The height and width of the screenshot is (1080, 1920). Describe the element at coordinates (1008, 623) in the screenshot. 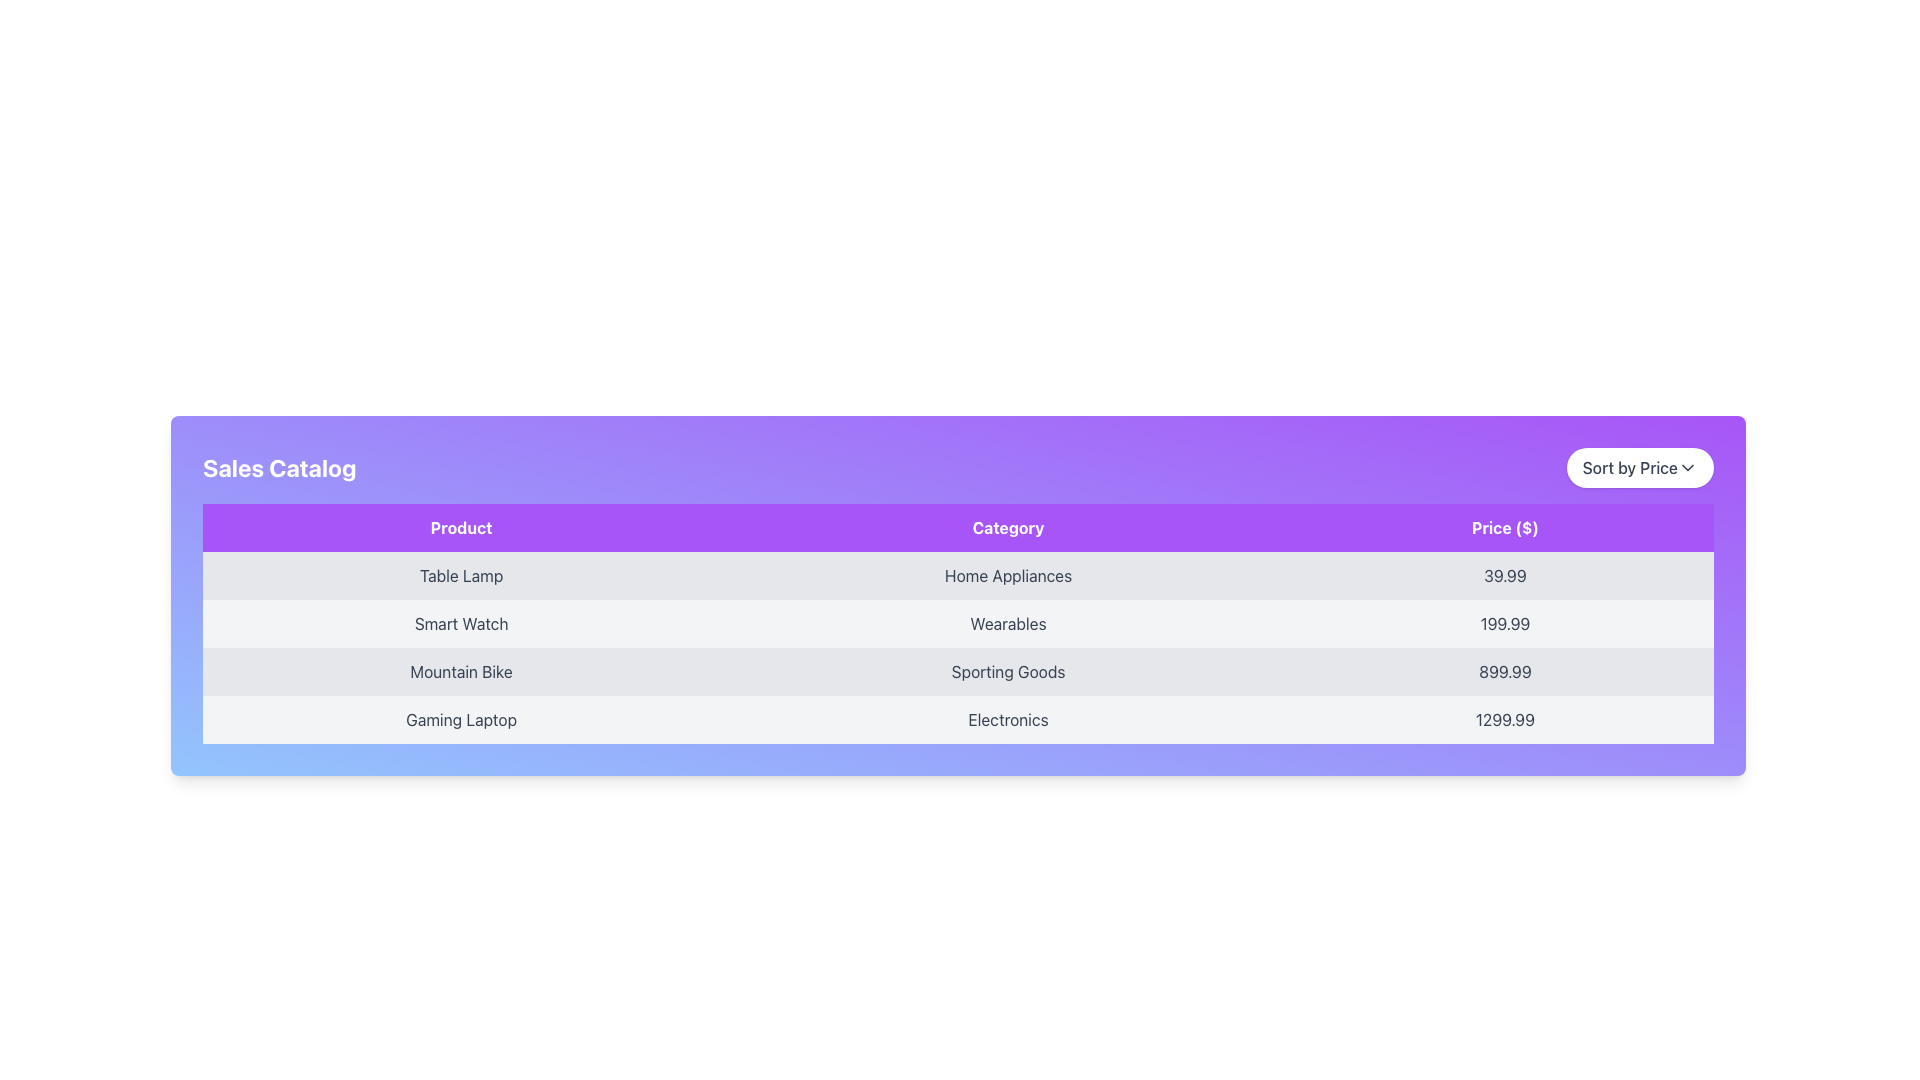

I see `the 'Wearables' text label located in the second row of the 'Category' column of the data table, which is horizontally centered and has a black font color on a gray-striped background` at that location.